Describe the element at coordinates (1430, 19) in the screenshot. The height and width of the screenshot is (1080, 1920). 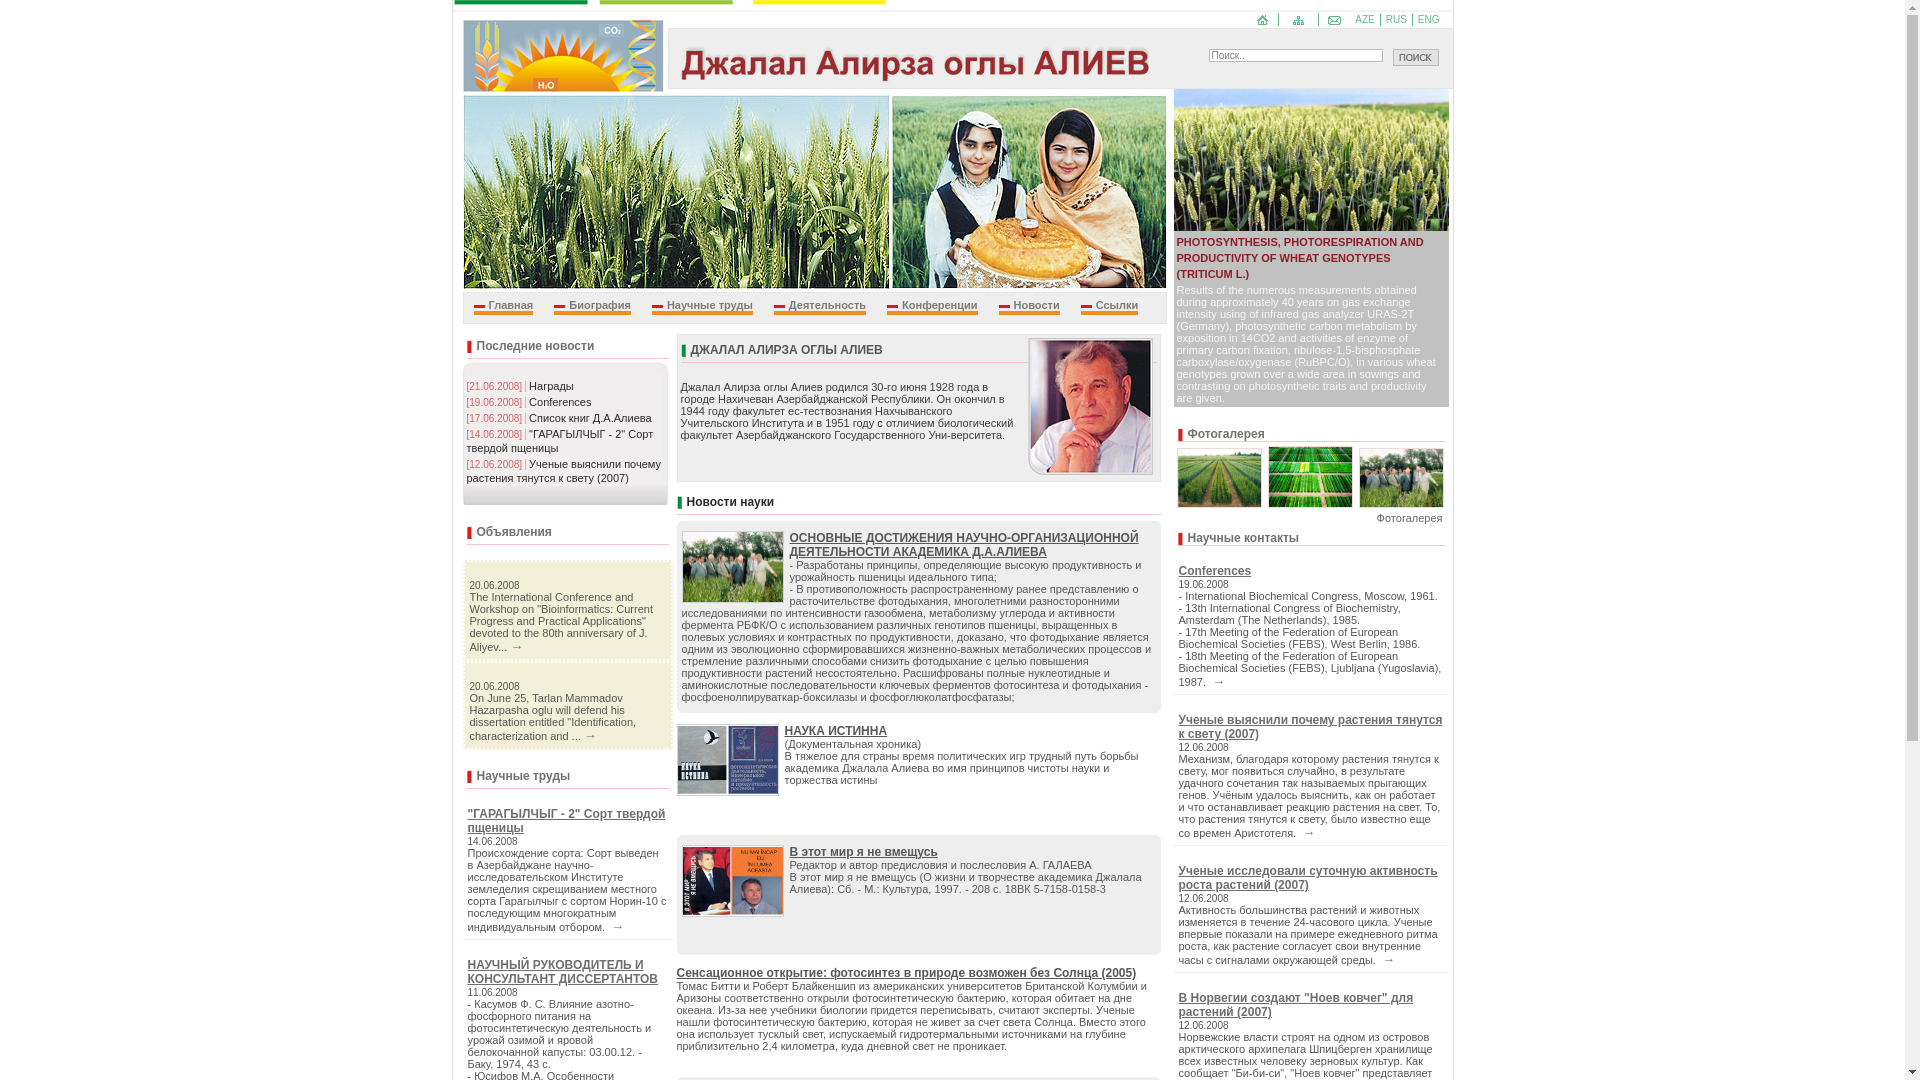
I see `'ENG'` at that location.